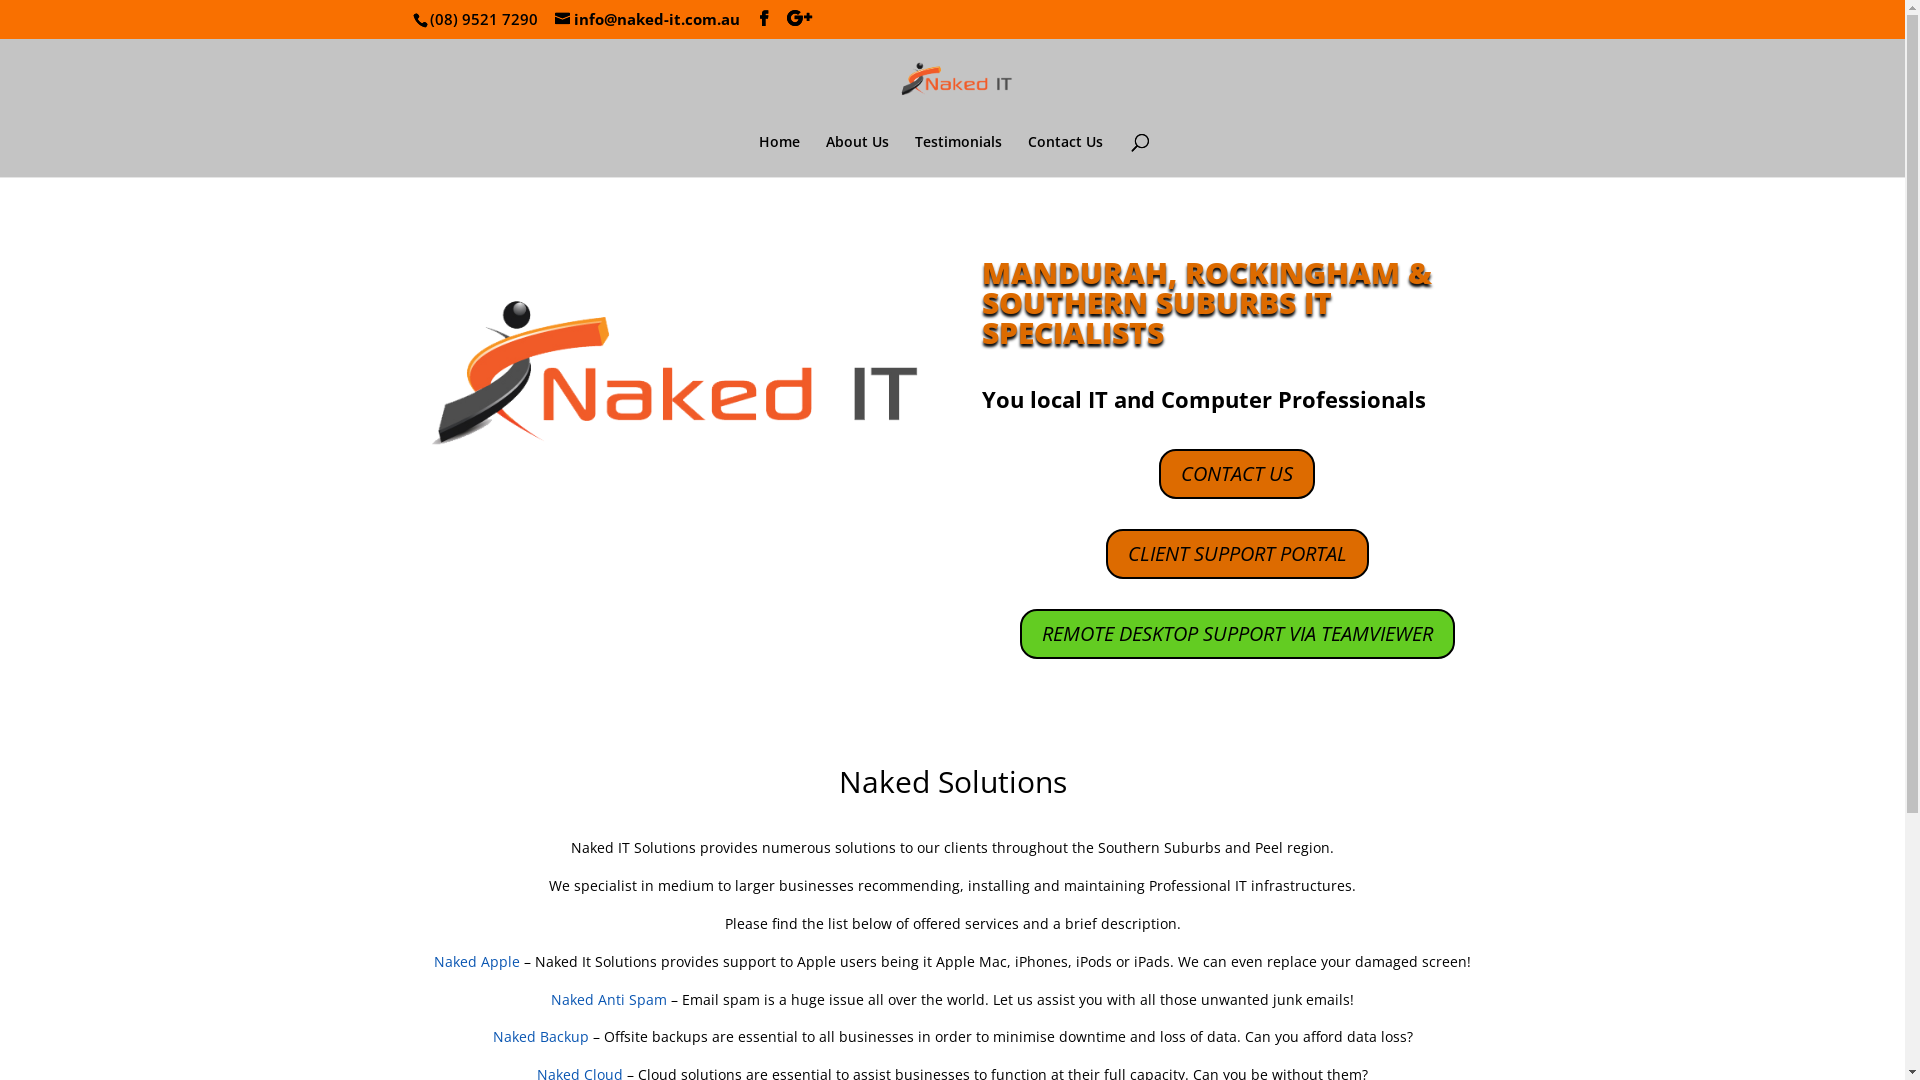 The image size is (1920, 1080). What do you see at coordinates (1064, 154) in the screenshot?
I see `'Contact Us'` at bounding box center [1064, 154].